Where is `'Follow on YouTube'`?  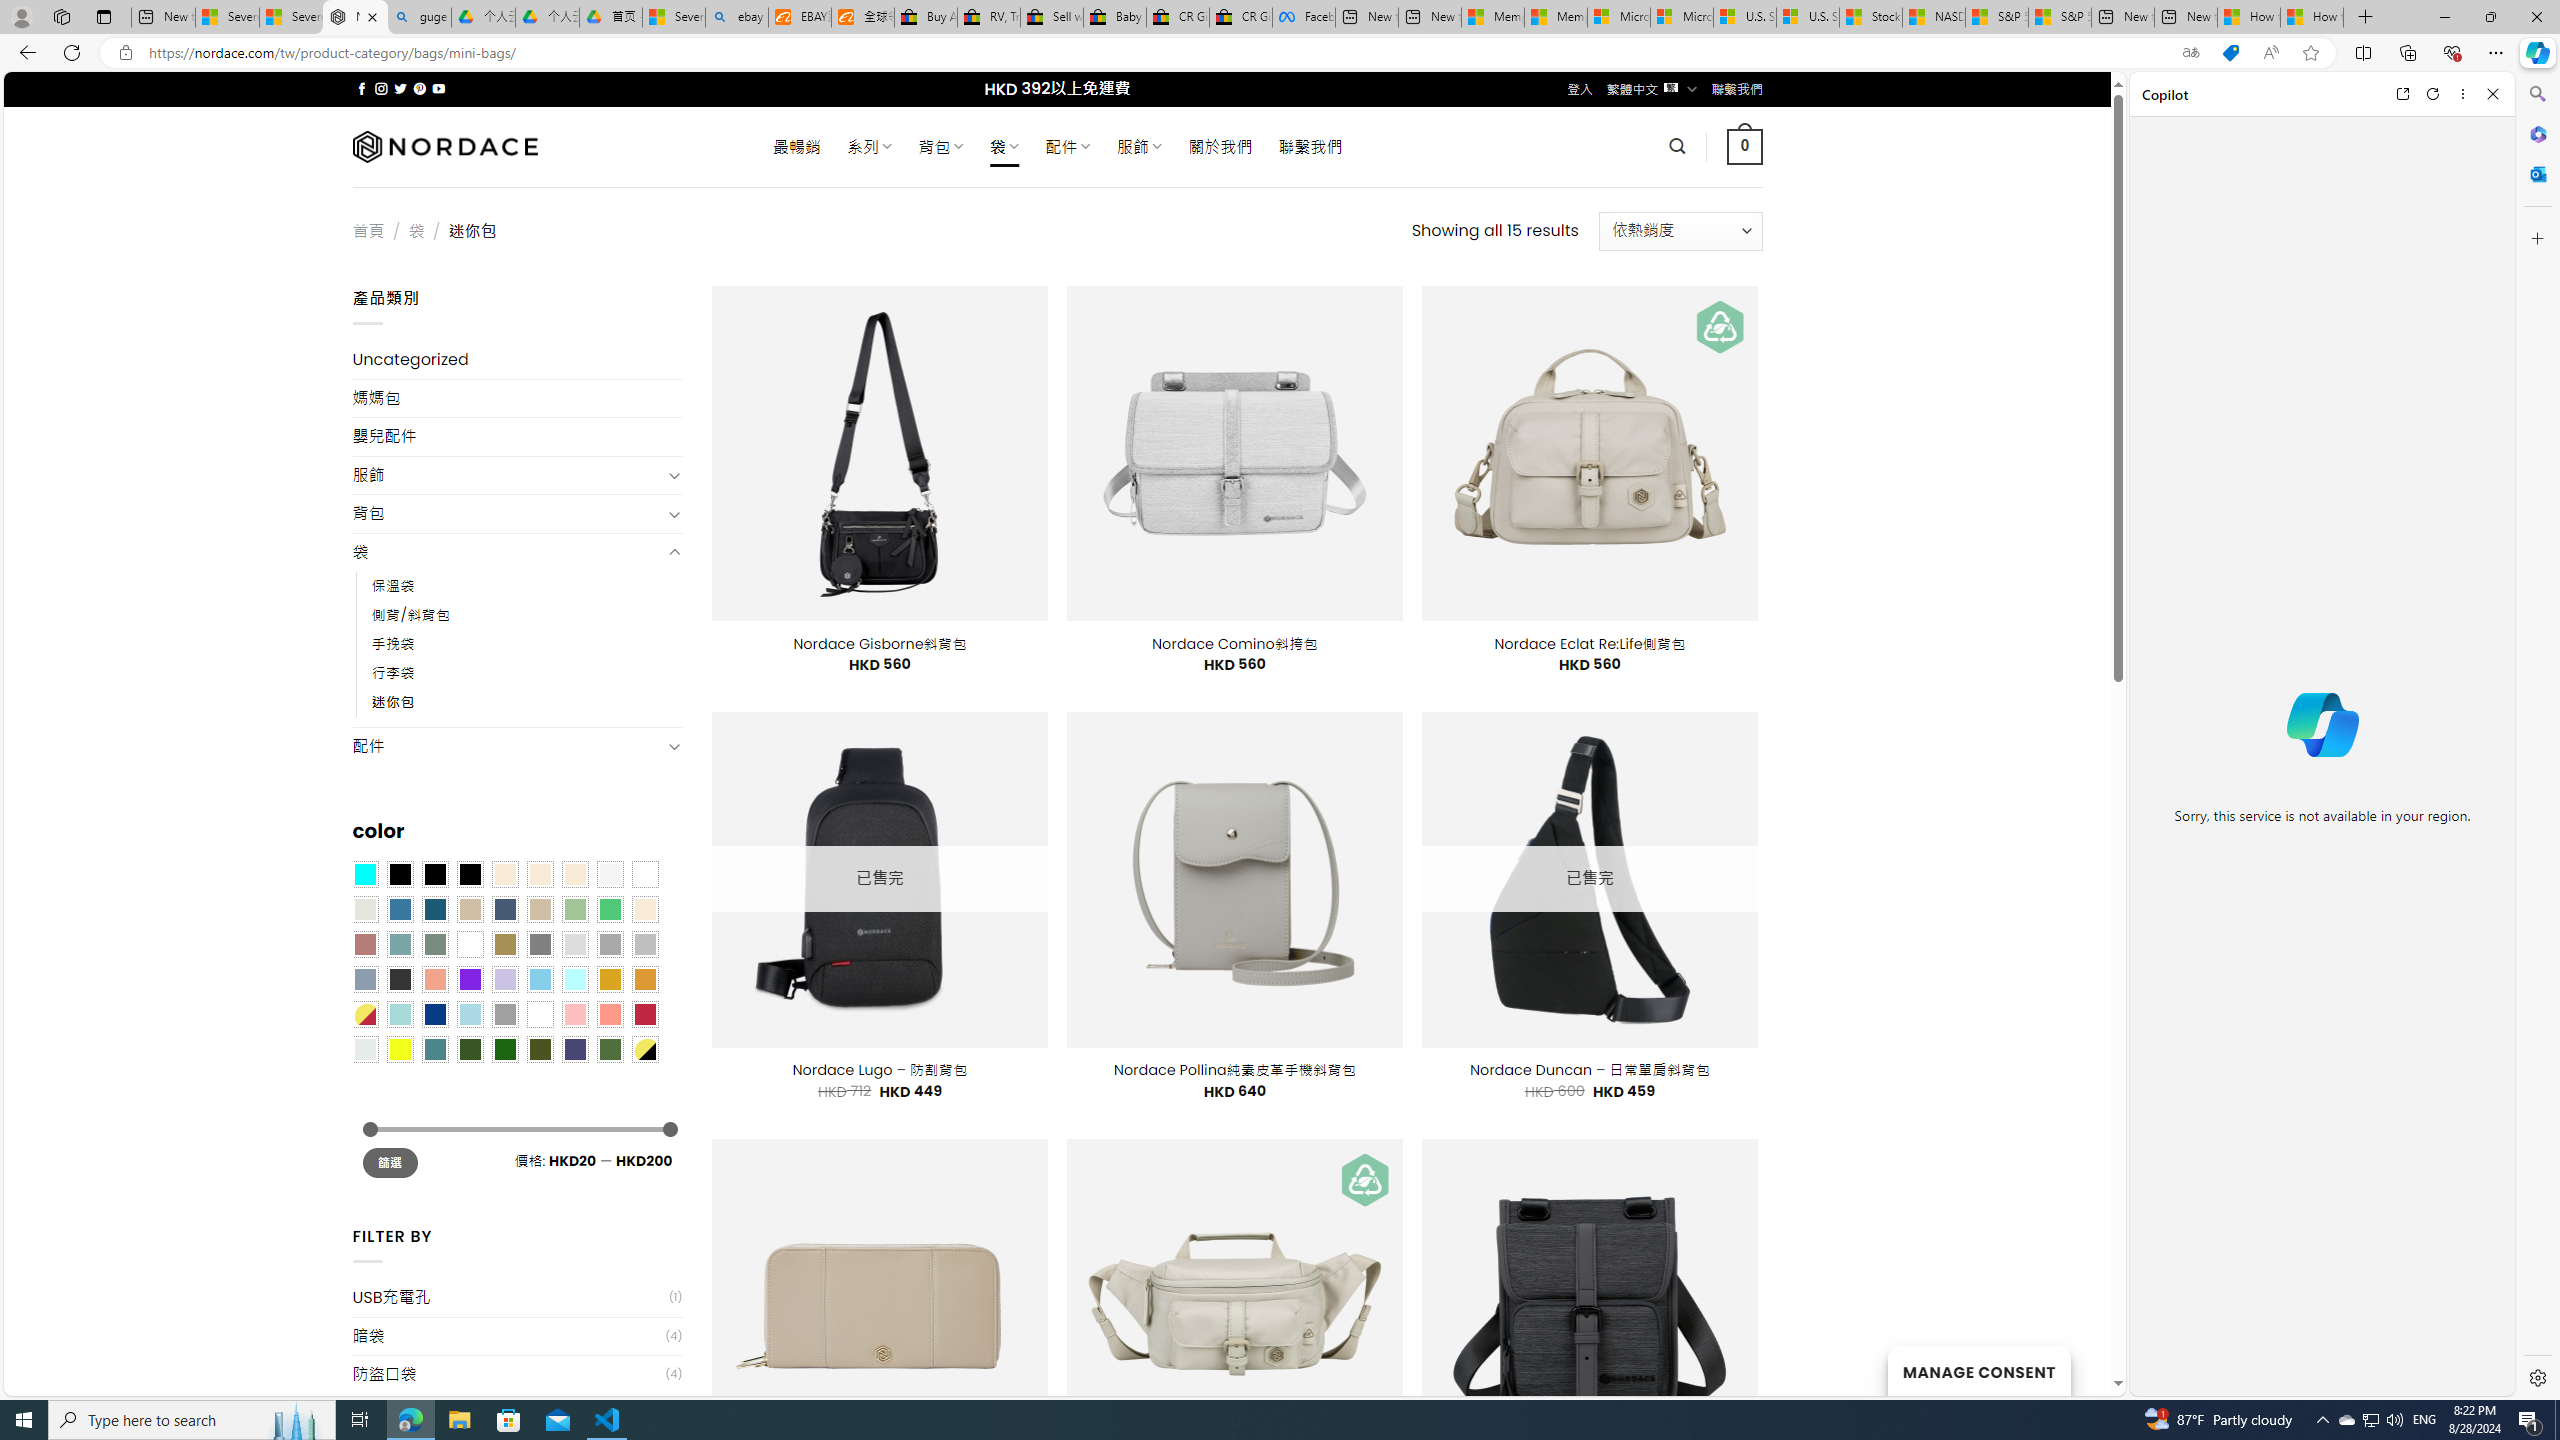 'Follow on YouTube' is located at coordinates (439, 88).